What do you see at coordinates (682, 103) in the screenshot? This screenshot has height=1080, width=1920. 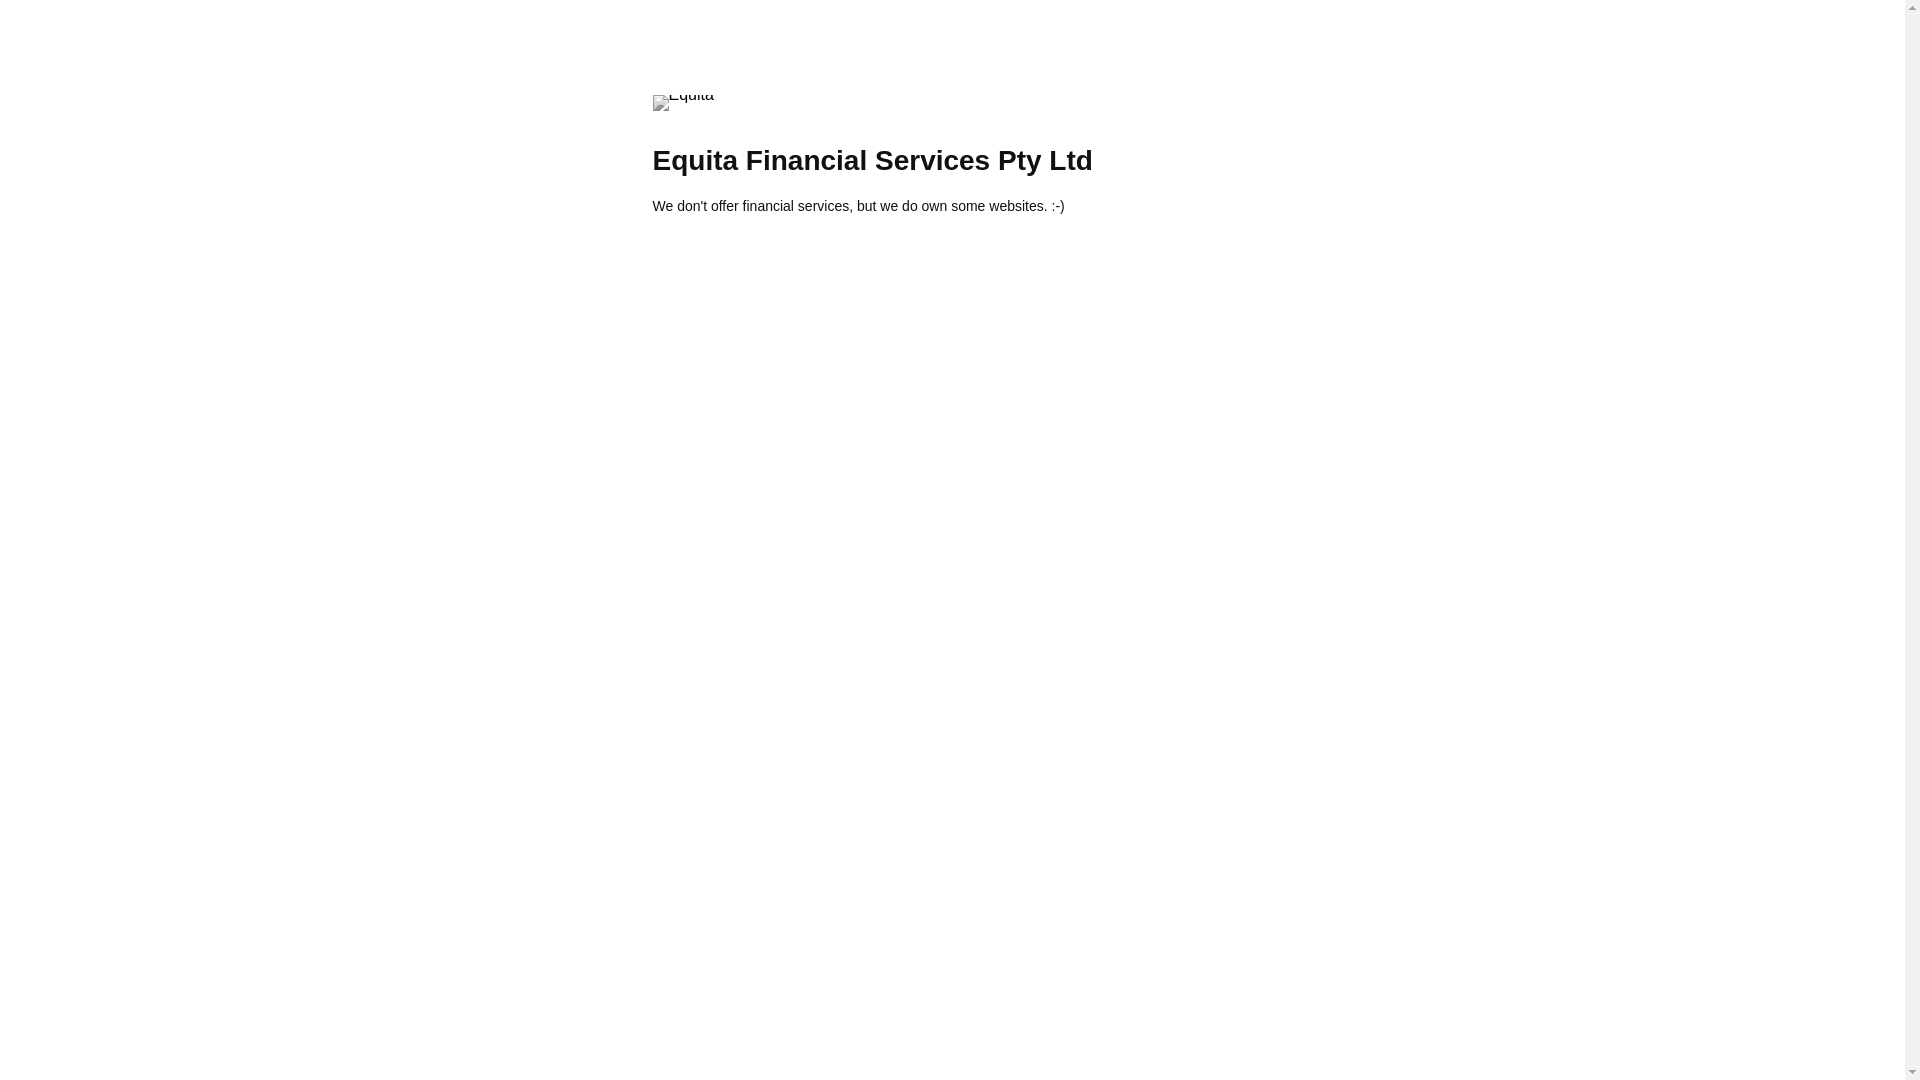 I see `'Equita'` at bounding box center [682, 103].